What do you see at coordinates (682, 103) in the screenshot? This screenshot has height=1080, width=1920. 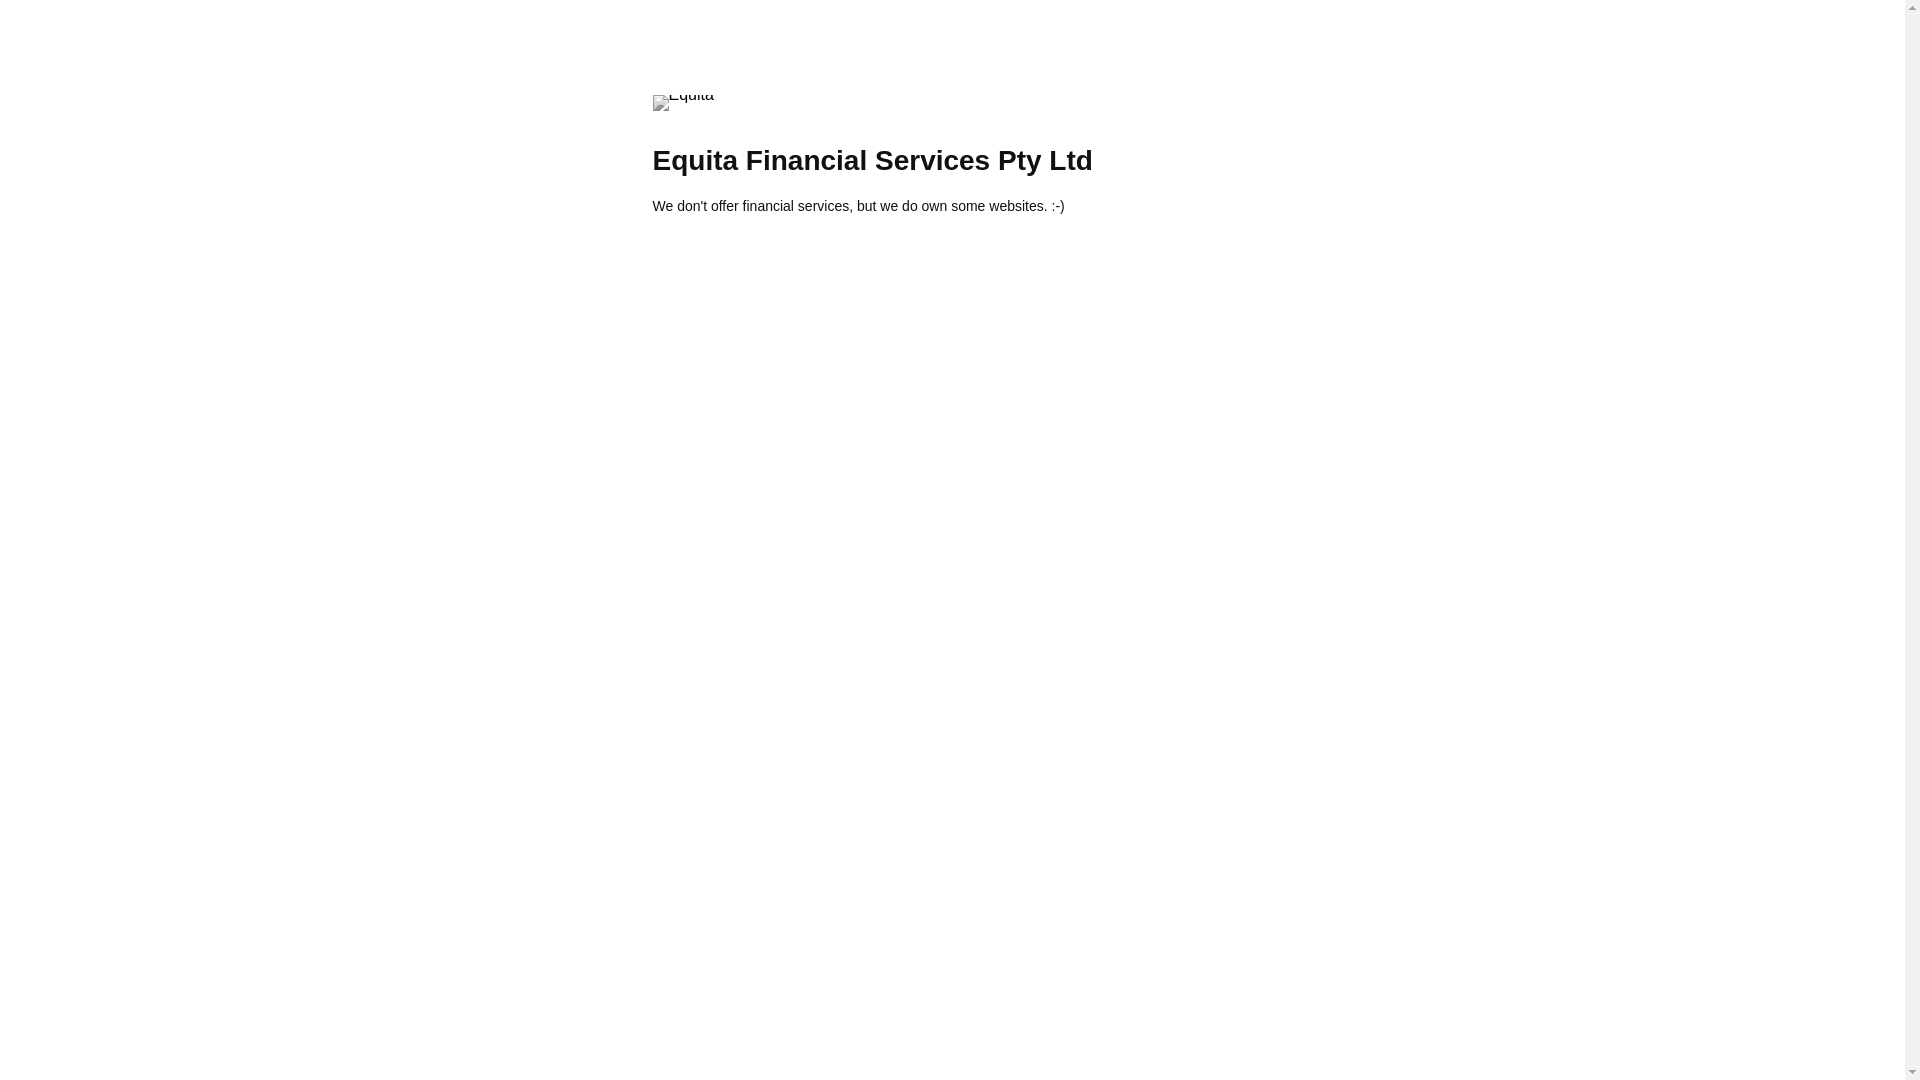 I see `'Equita'` at bounding box center [682, 103].